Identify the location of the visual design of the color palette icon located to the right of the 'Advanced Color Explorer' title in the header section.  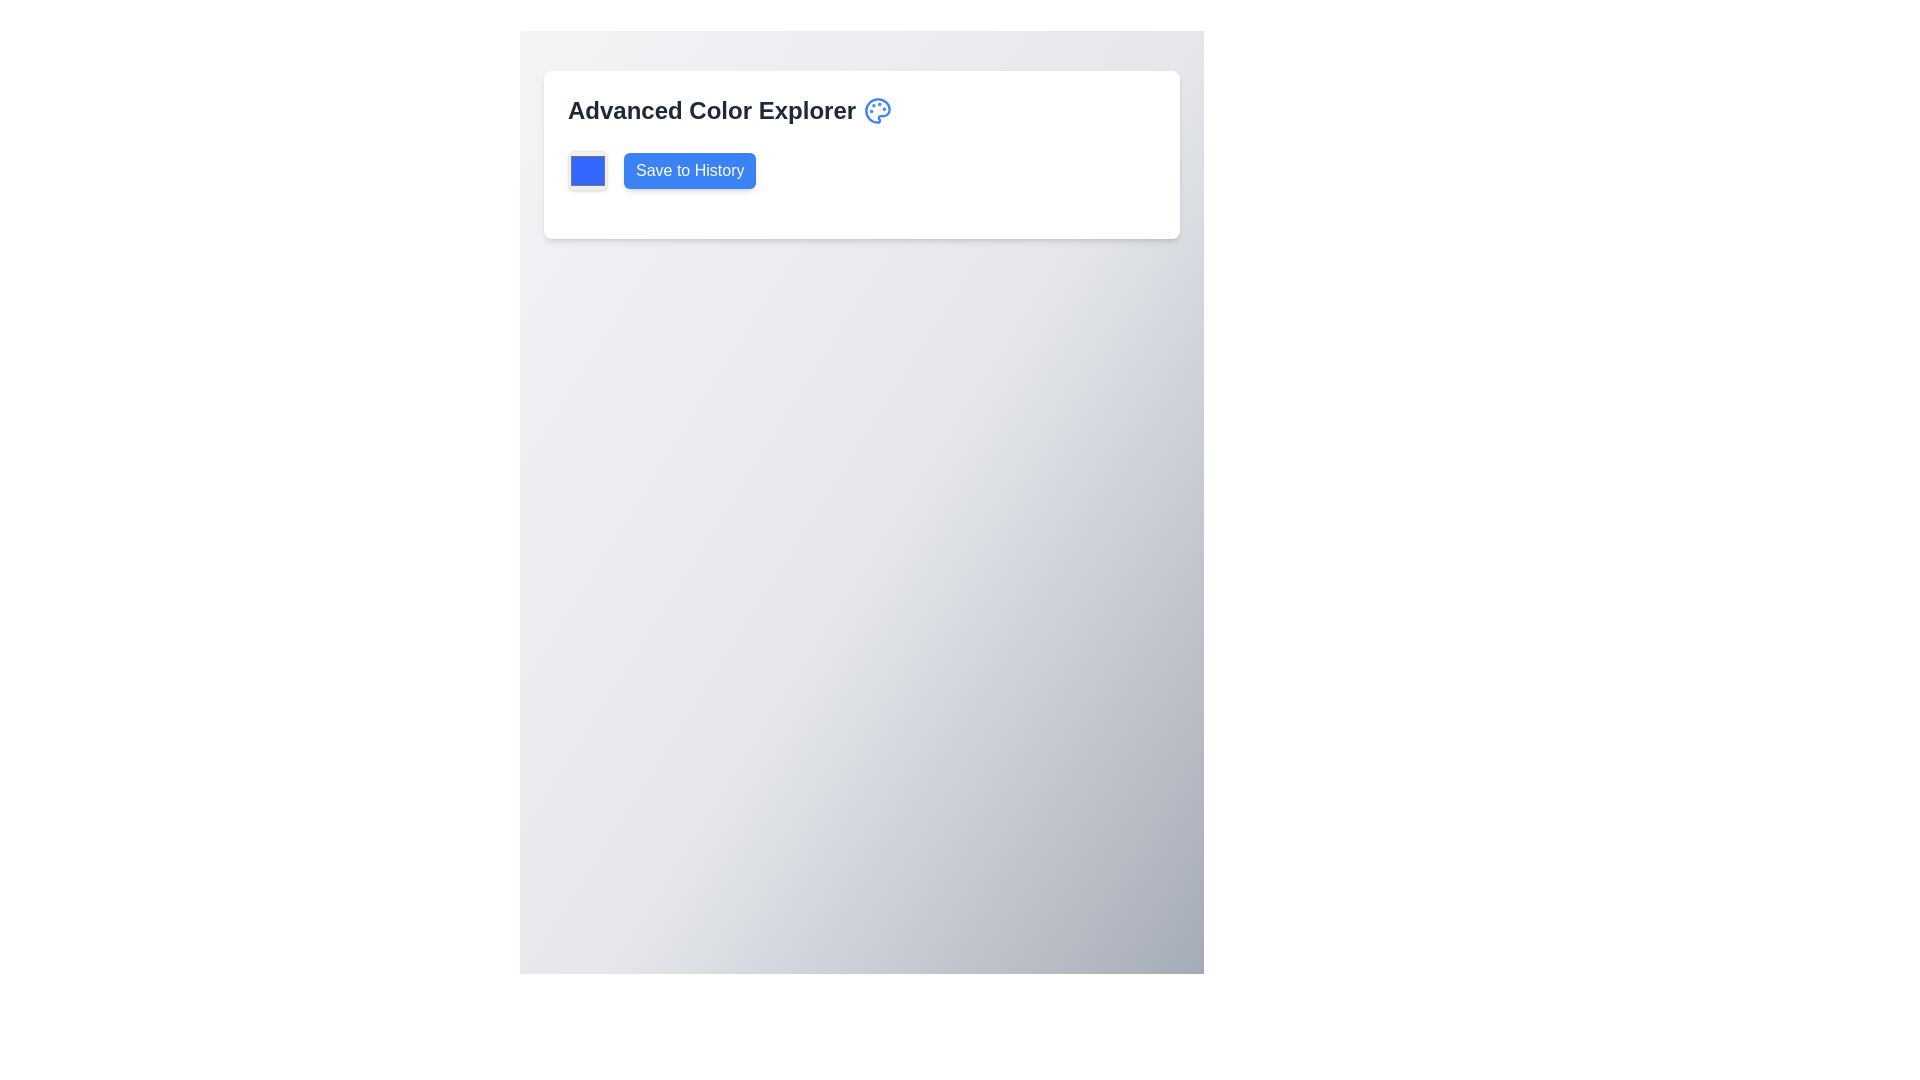
(878, 111).